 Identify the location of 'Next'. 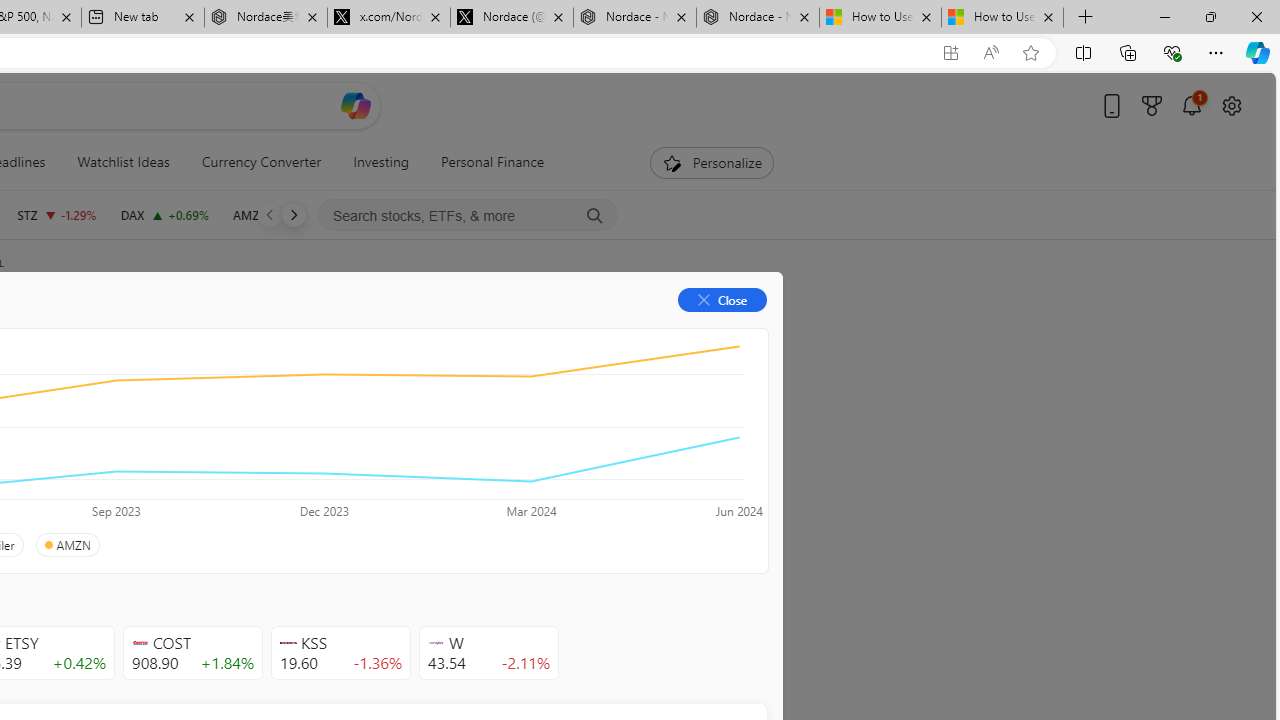
(292, 214).